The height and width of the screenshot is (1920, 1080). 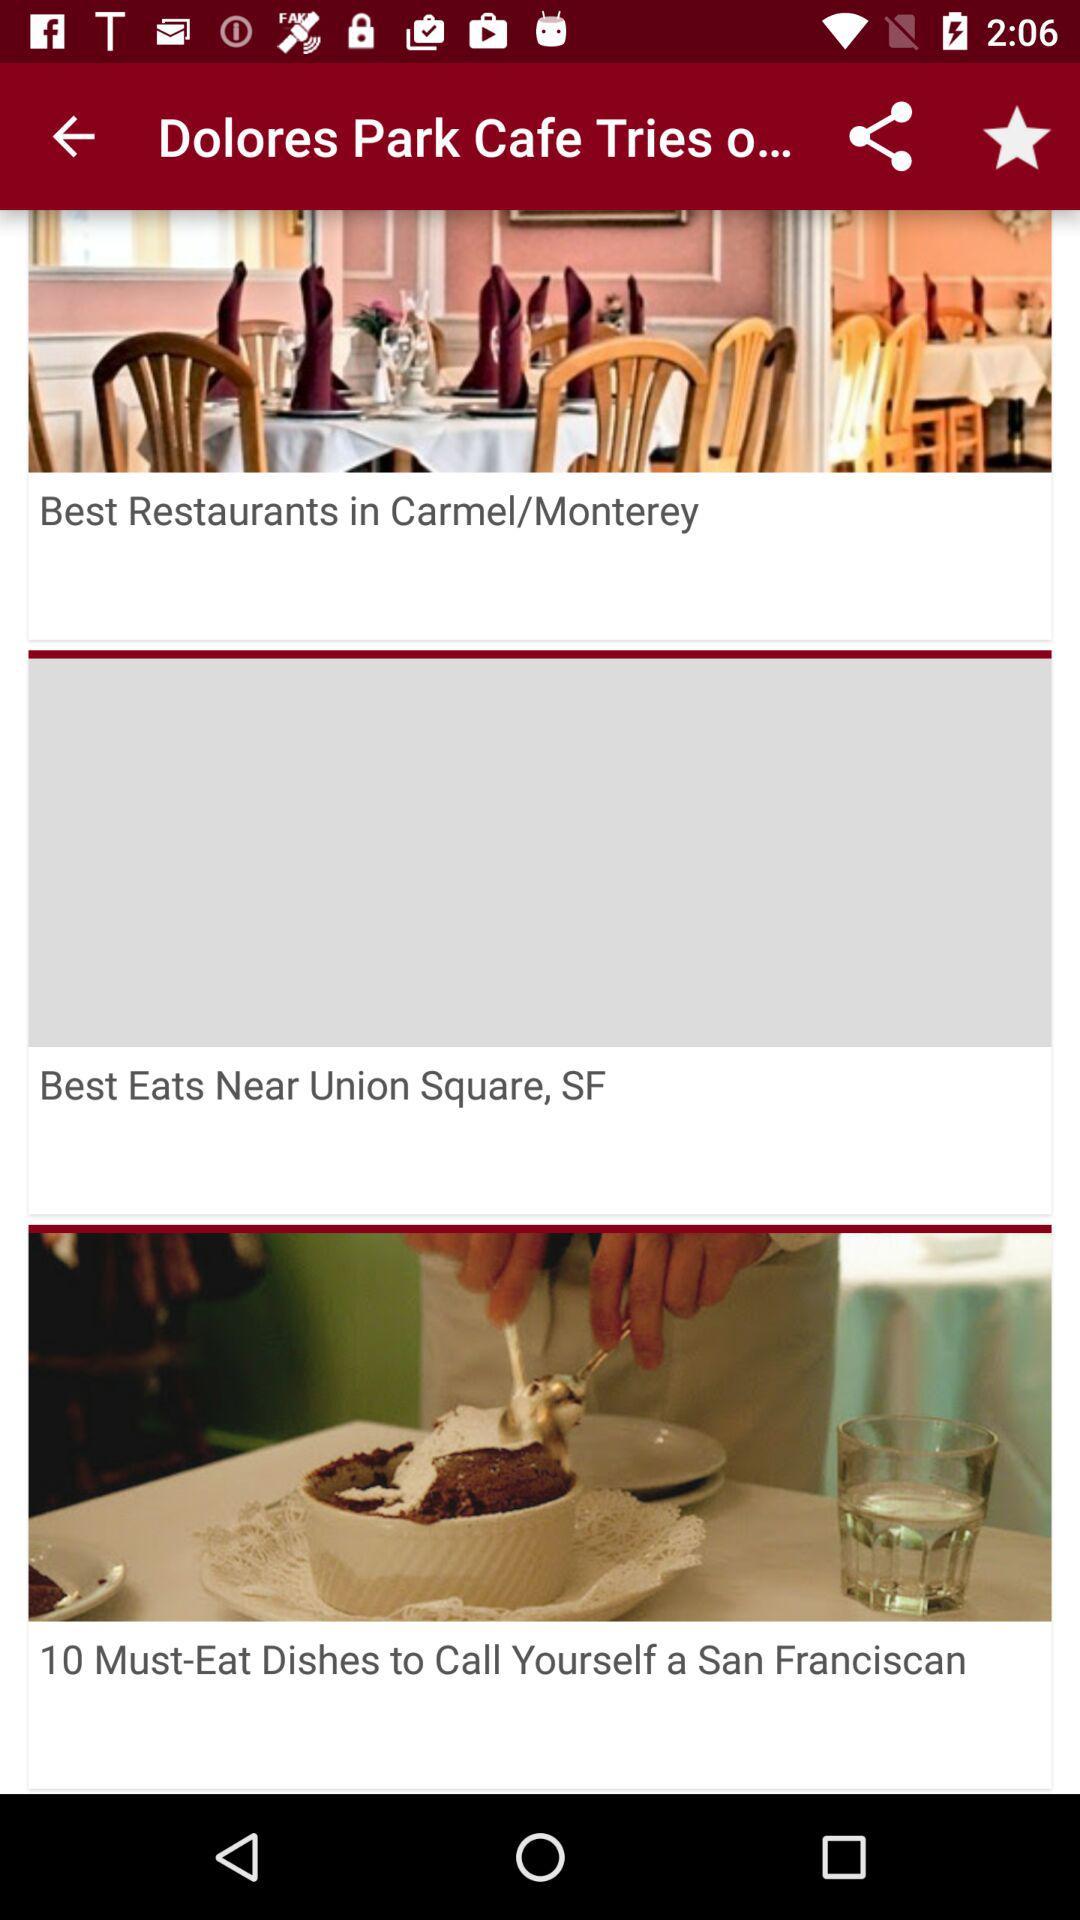 I want to click on best eats near icon, so click(x=540, y=1130).